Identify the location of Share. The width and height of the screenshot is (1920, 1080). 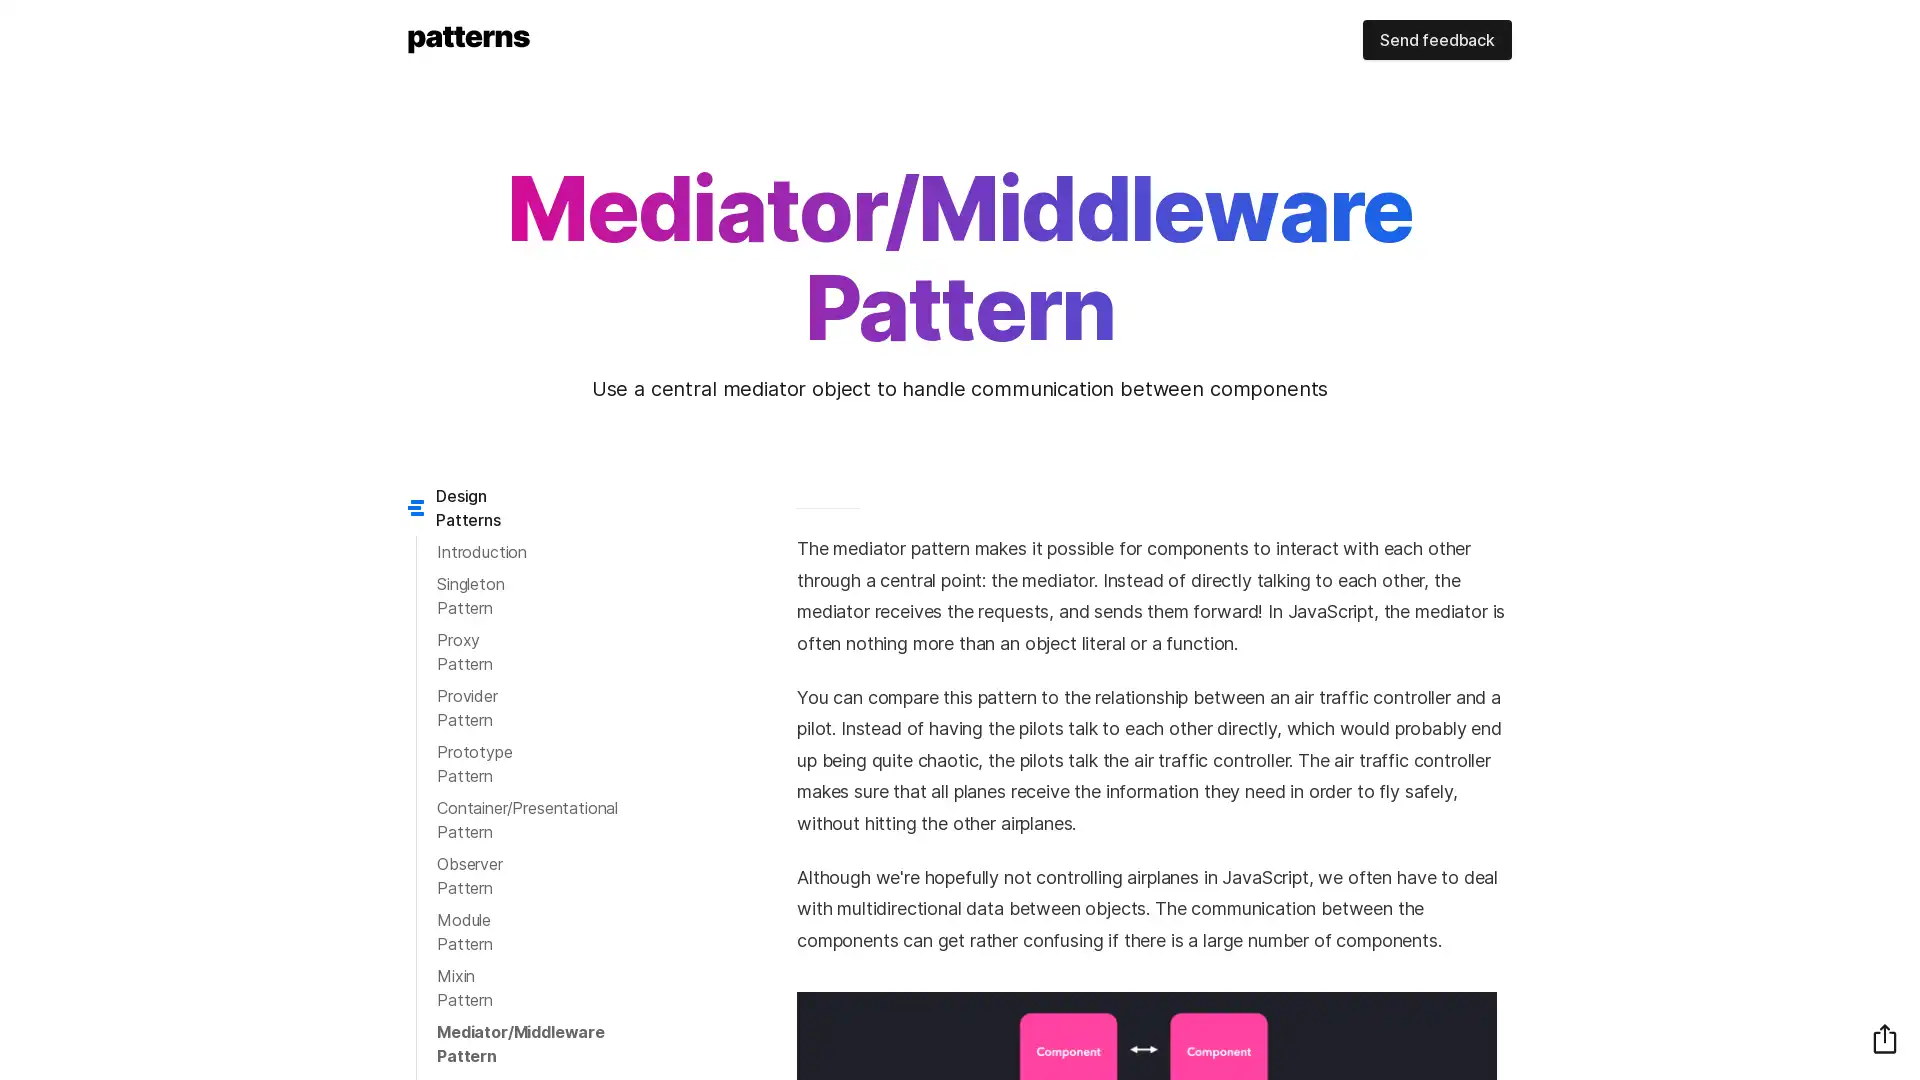
(1884, 1037).